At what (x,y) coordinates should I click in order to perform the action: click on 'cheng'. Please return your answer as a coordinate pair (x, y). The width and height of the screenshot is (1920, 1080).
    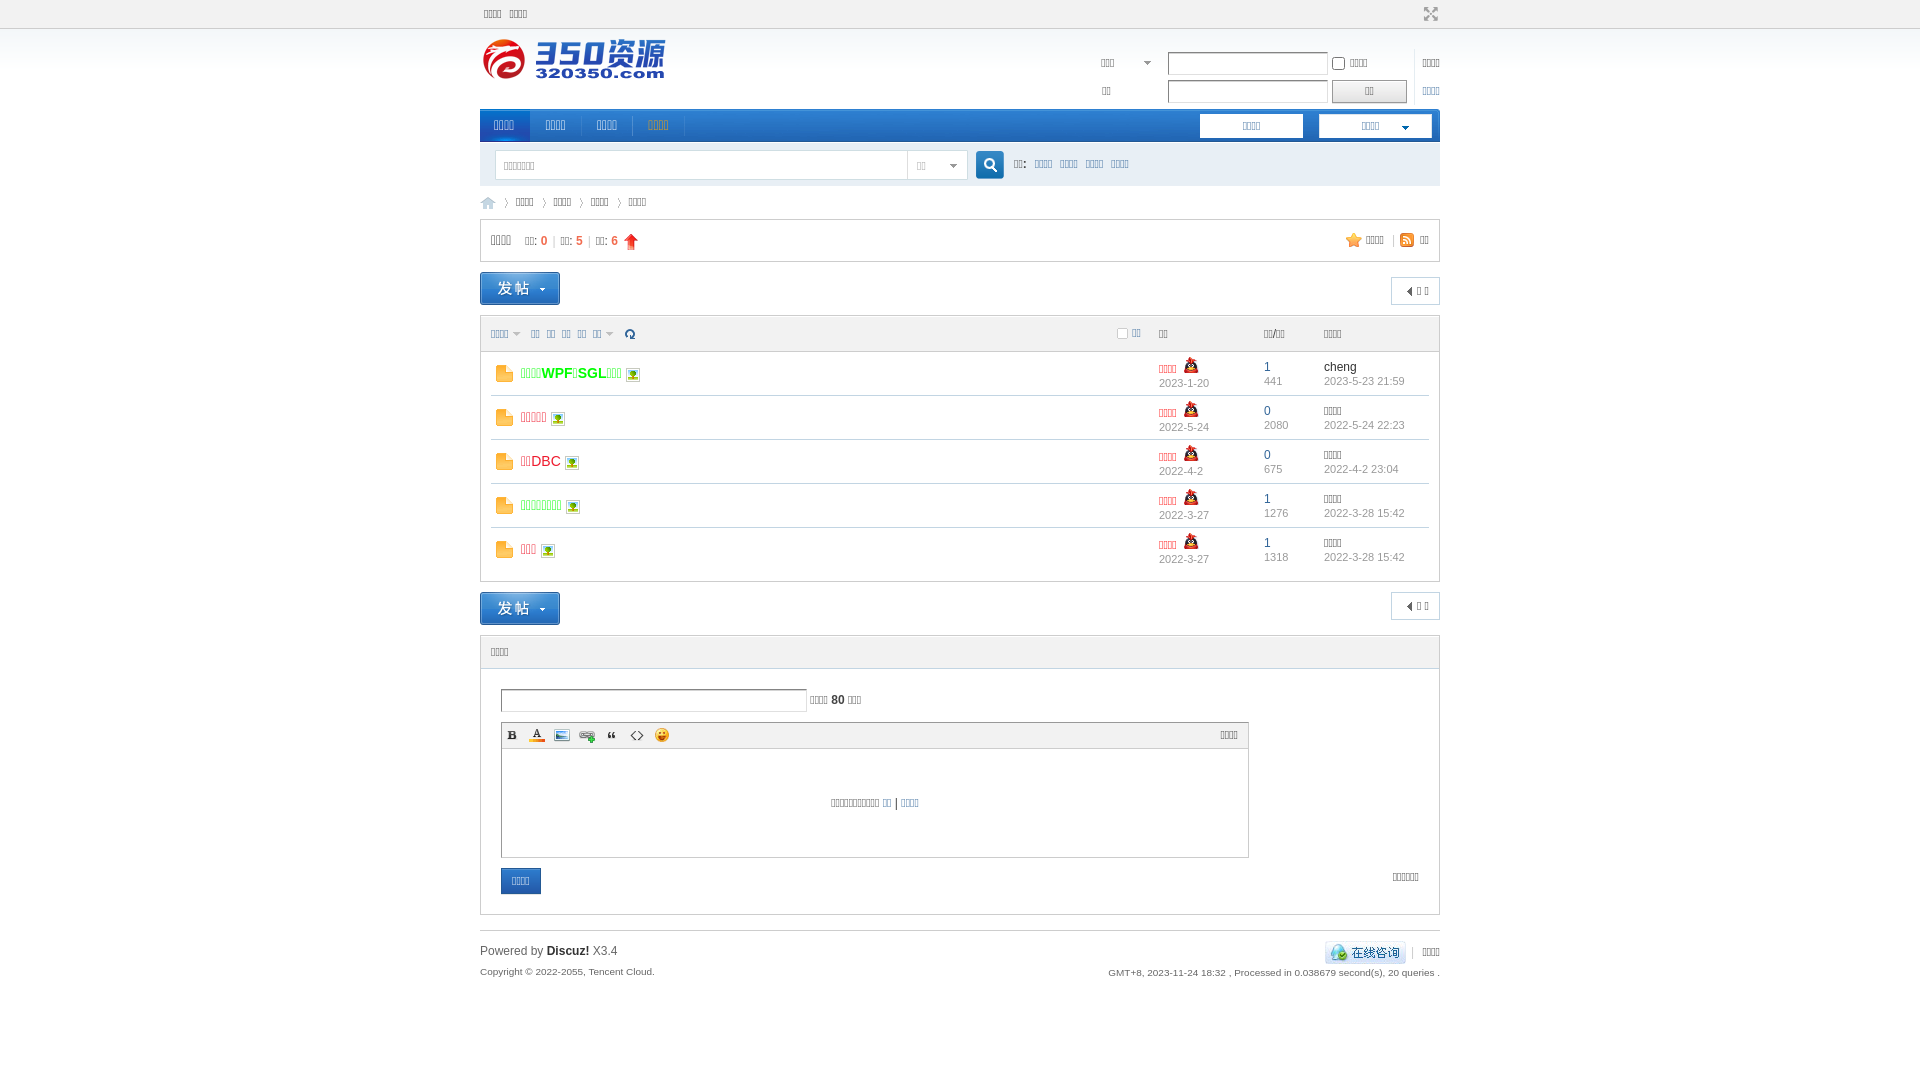
    Looking at the image, I should click on (1340, 366).